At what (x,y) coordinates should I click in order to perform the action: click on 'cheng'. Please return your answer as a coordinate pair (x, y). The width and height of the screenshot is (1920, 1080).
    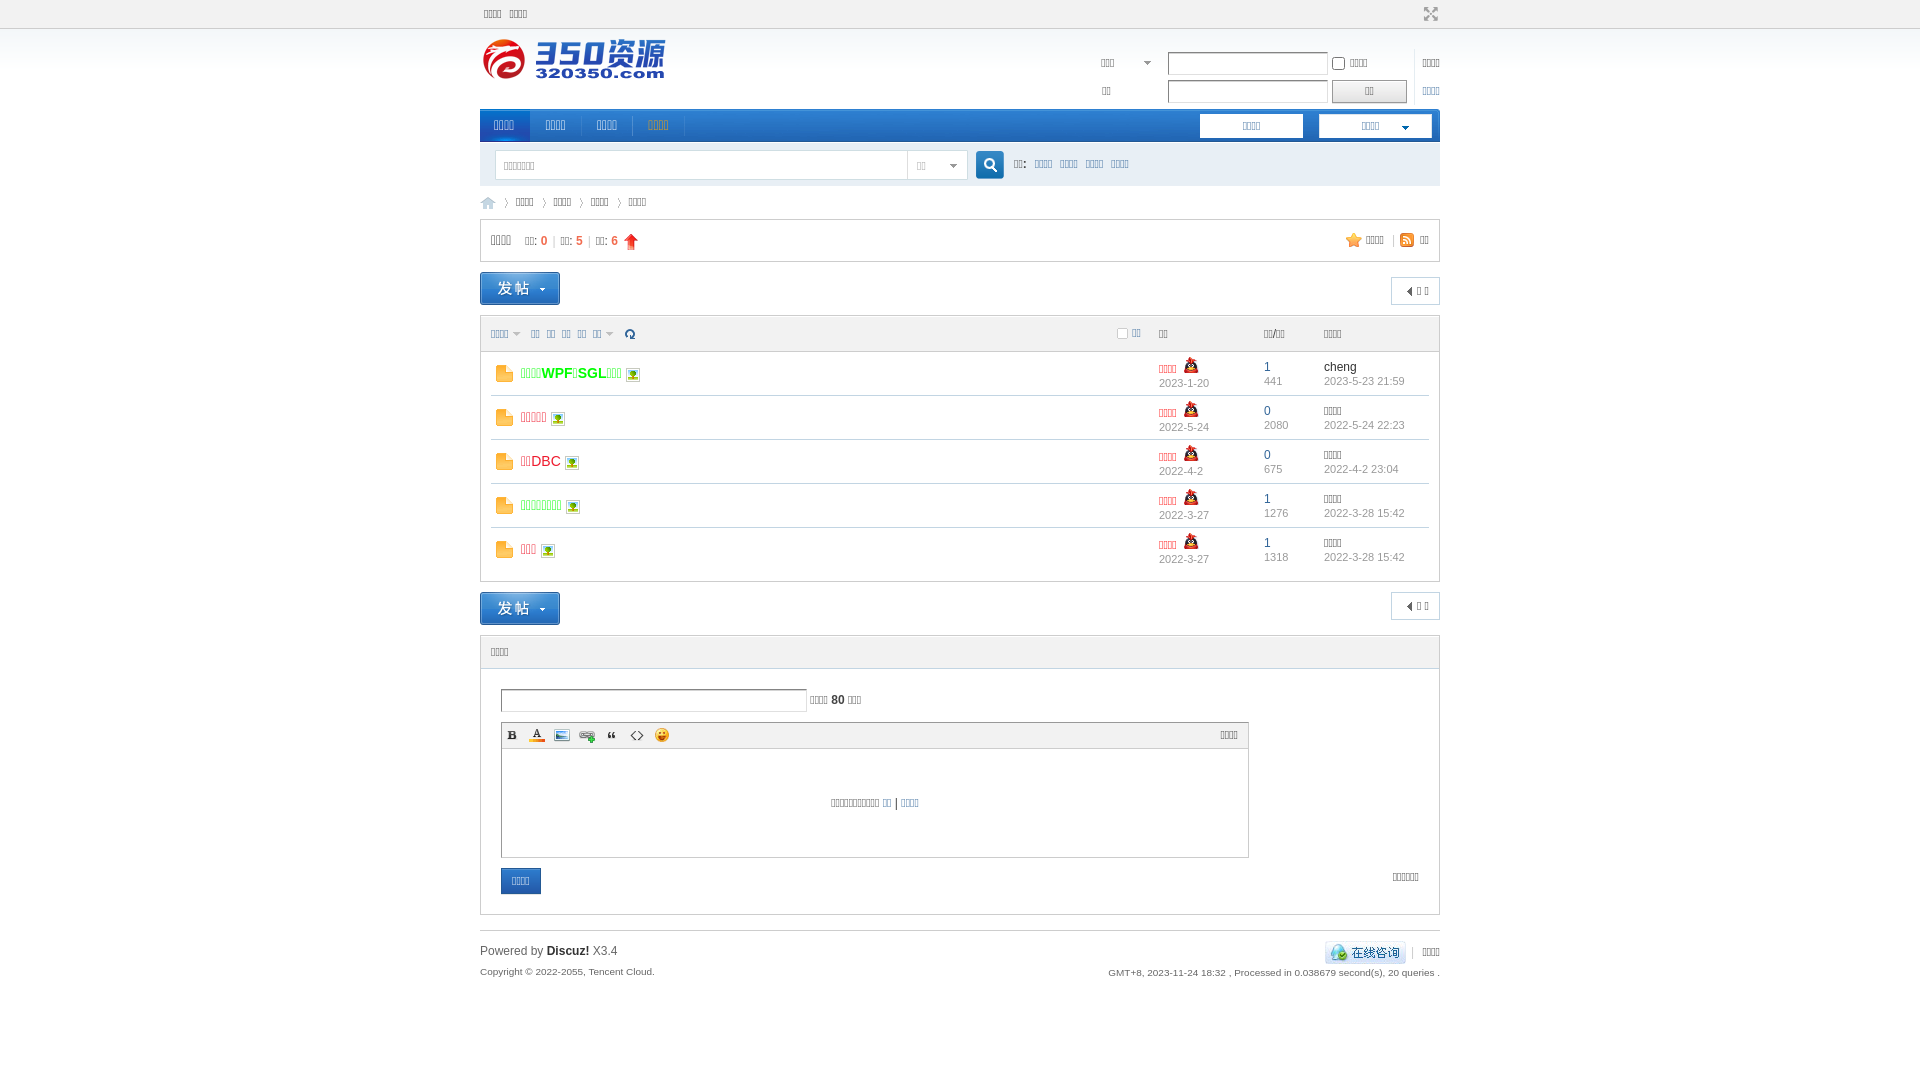
    Looking at the image, I should click on (1340, 366).